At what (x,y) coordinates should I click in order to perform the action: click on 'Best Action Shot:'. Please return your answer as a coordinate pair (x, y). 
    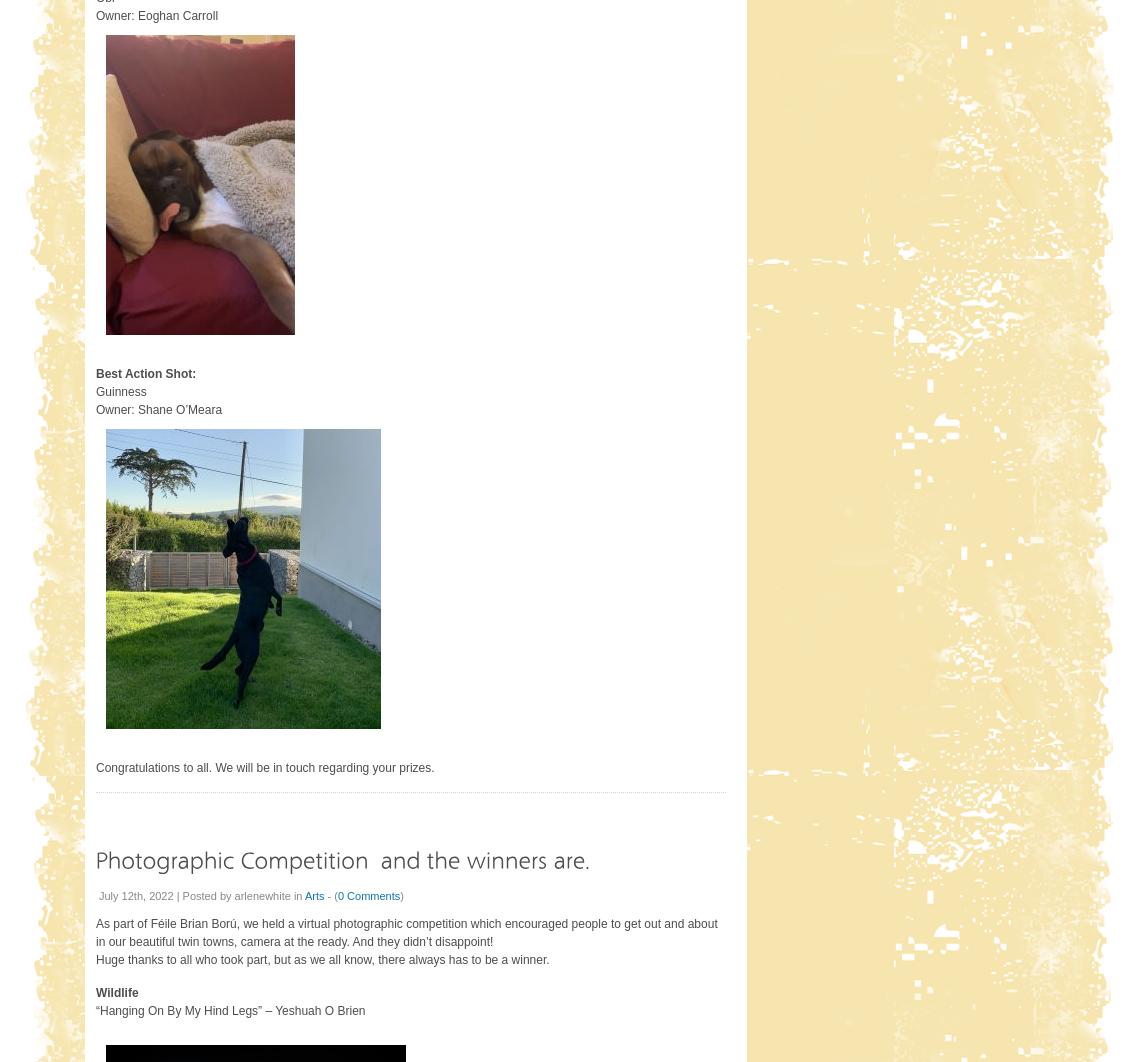
    Looking at the image, I should click on (146, 373).